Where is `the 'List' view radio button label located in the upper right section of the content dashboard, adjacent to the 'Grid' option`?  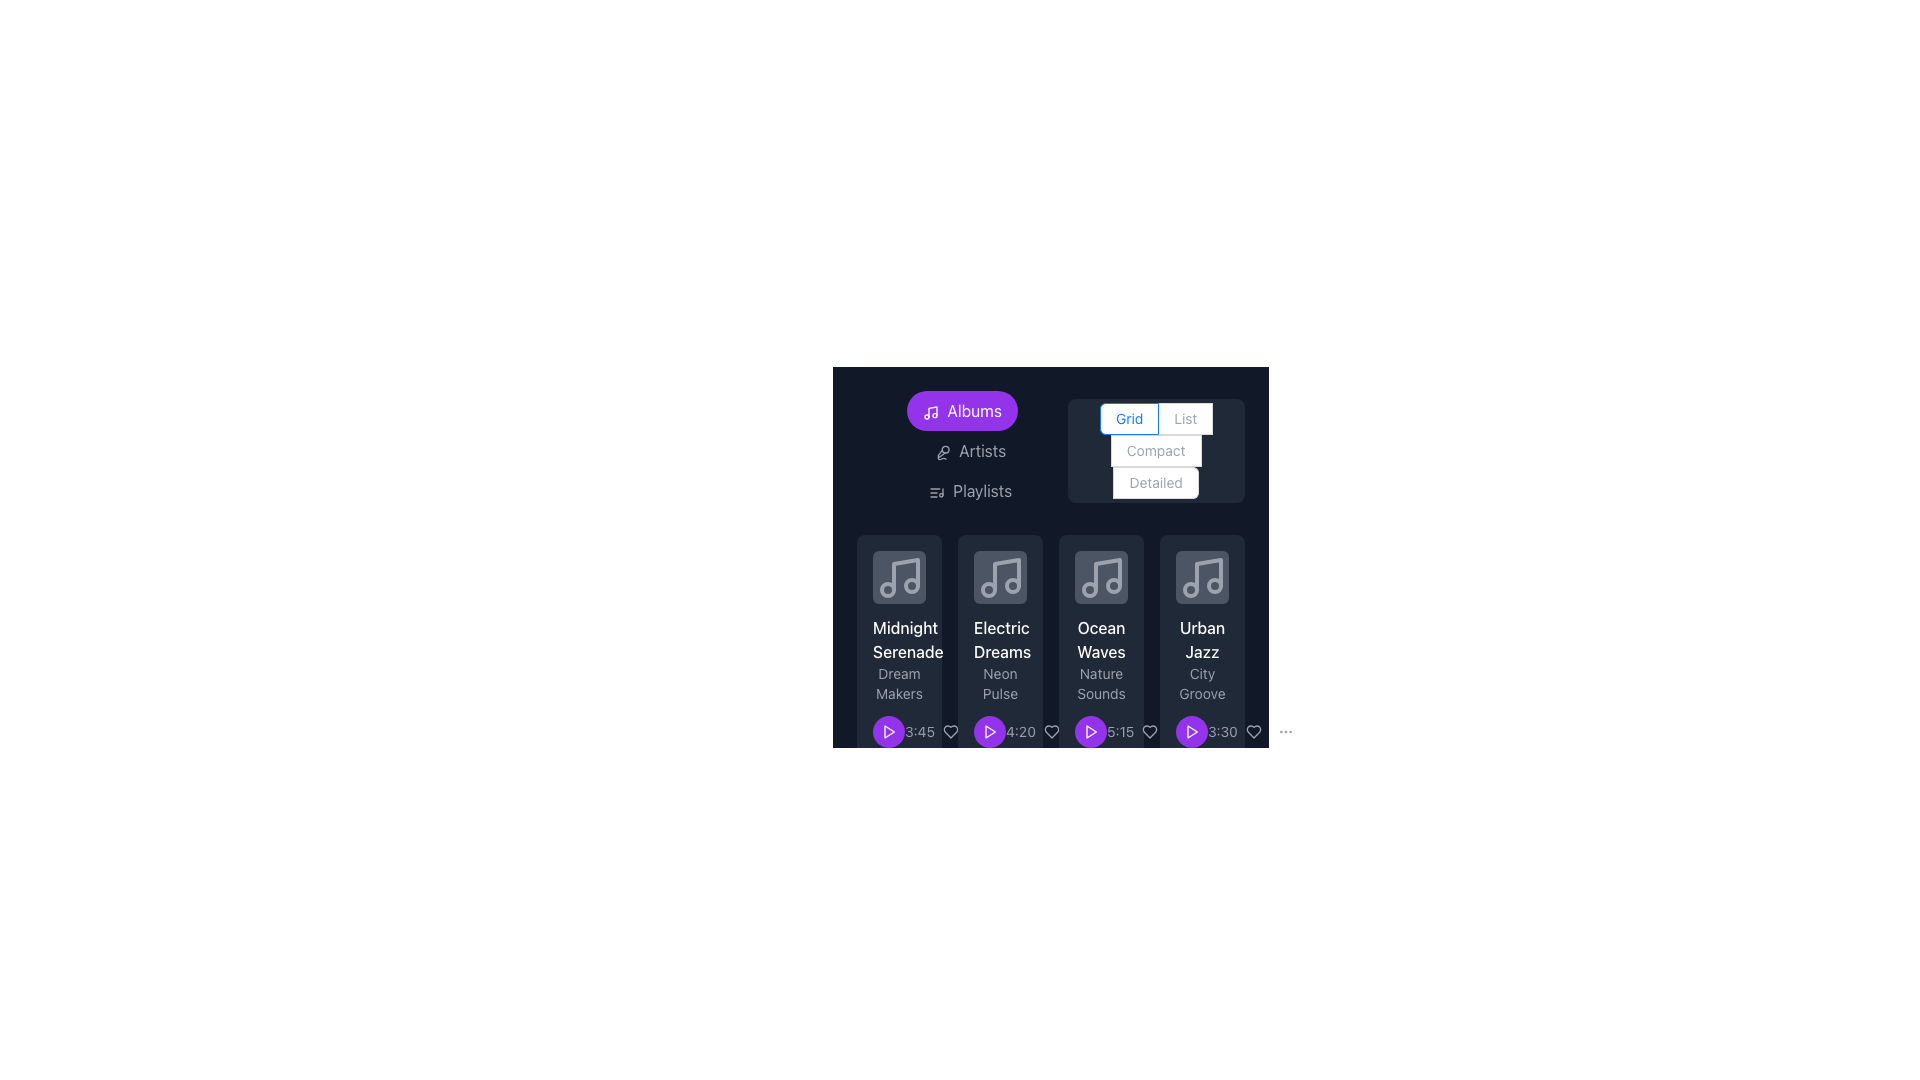
the 'List' view radio button label located in the upper right section of the content dashboard, adjacent to the 'Grid' option is located at coordinates (1185, 417).